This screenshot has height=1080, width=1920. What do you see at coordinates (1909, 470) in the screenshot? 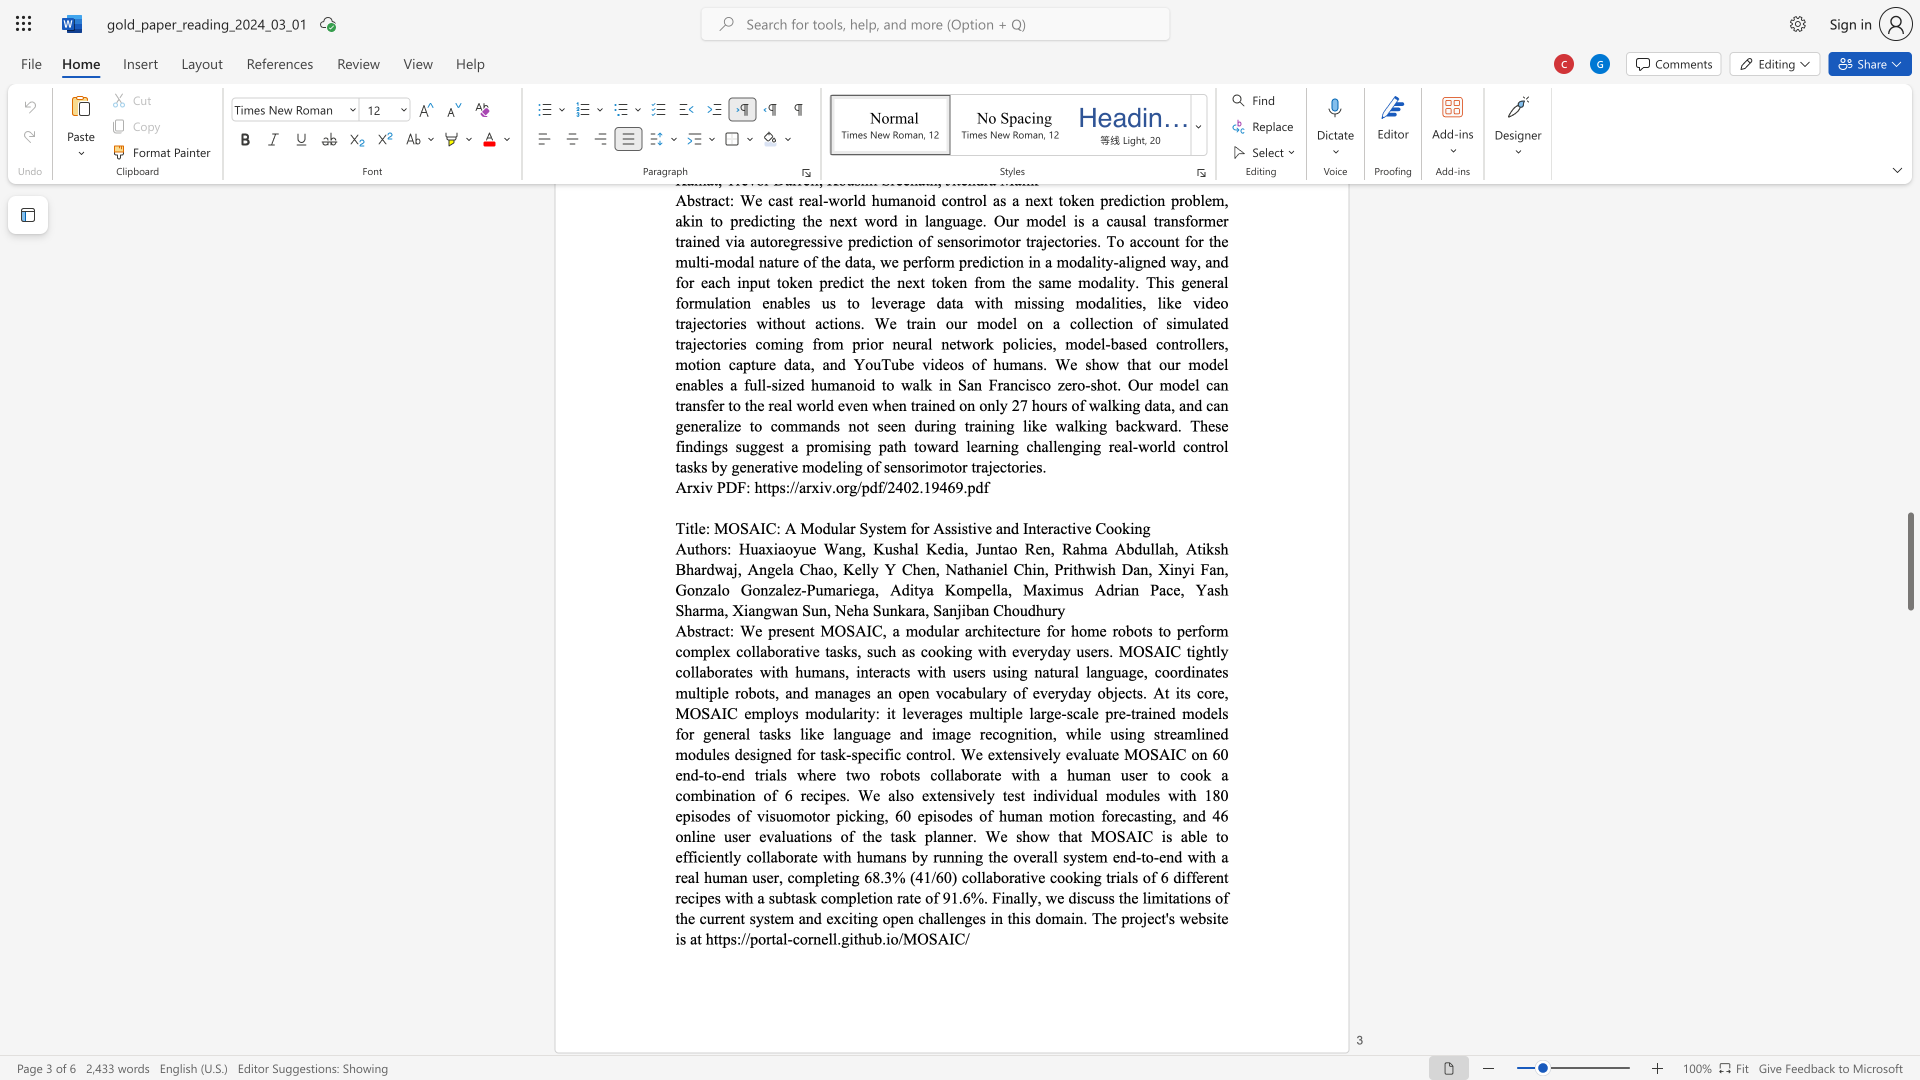
I see `the side scrollbar to bring the page up` at bounding box center [1909, 470].